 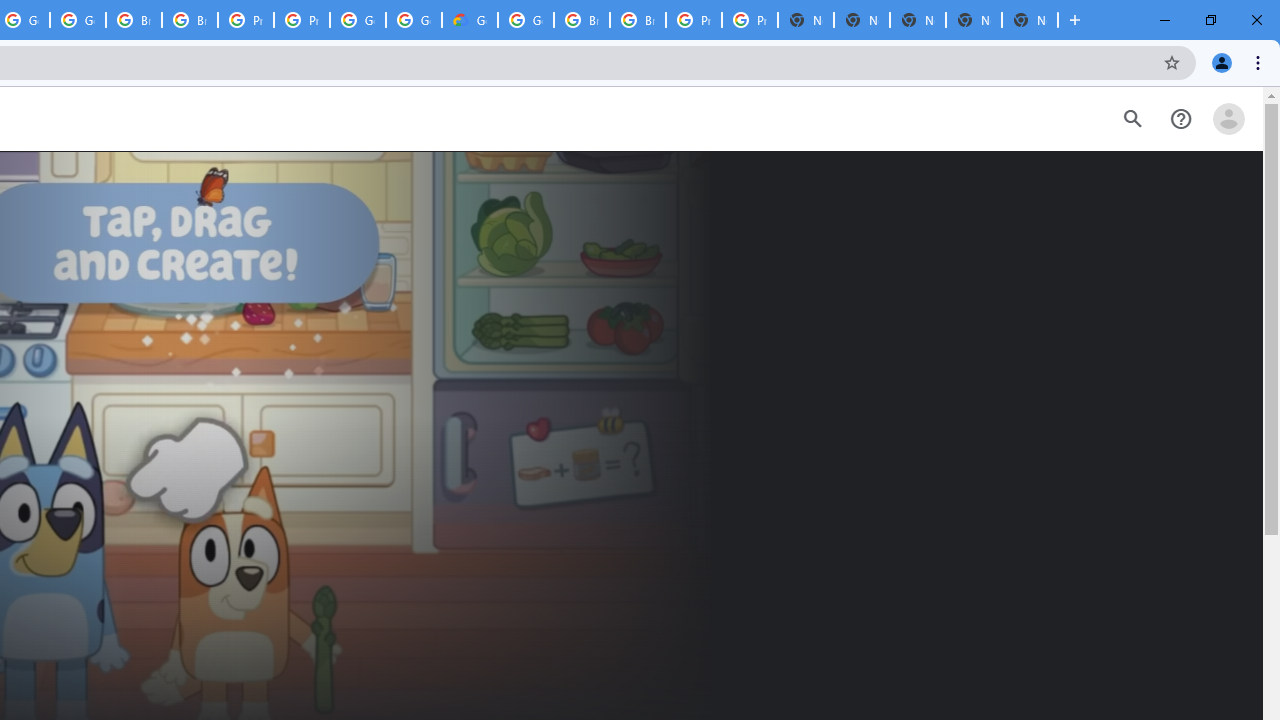 I want to click on 'Google Cloud Platform', so click(x=413, y=20).